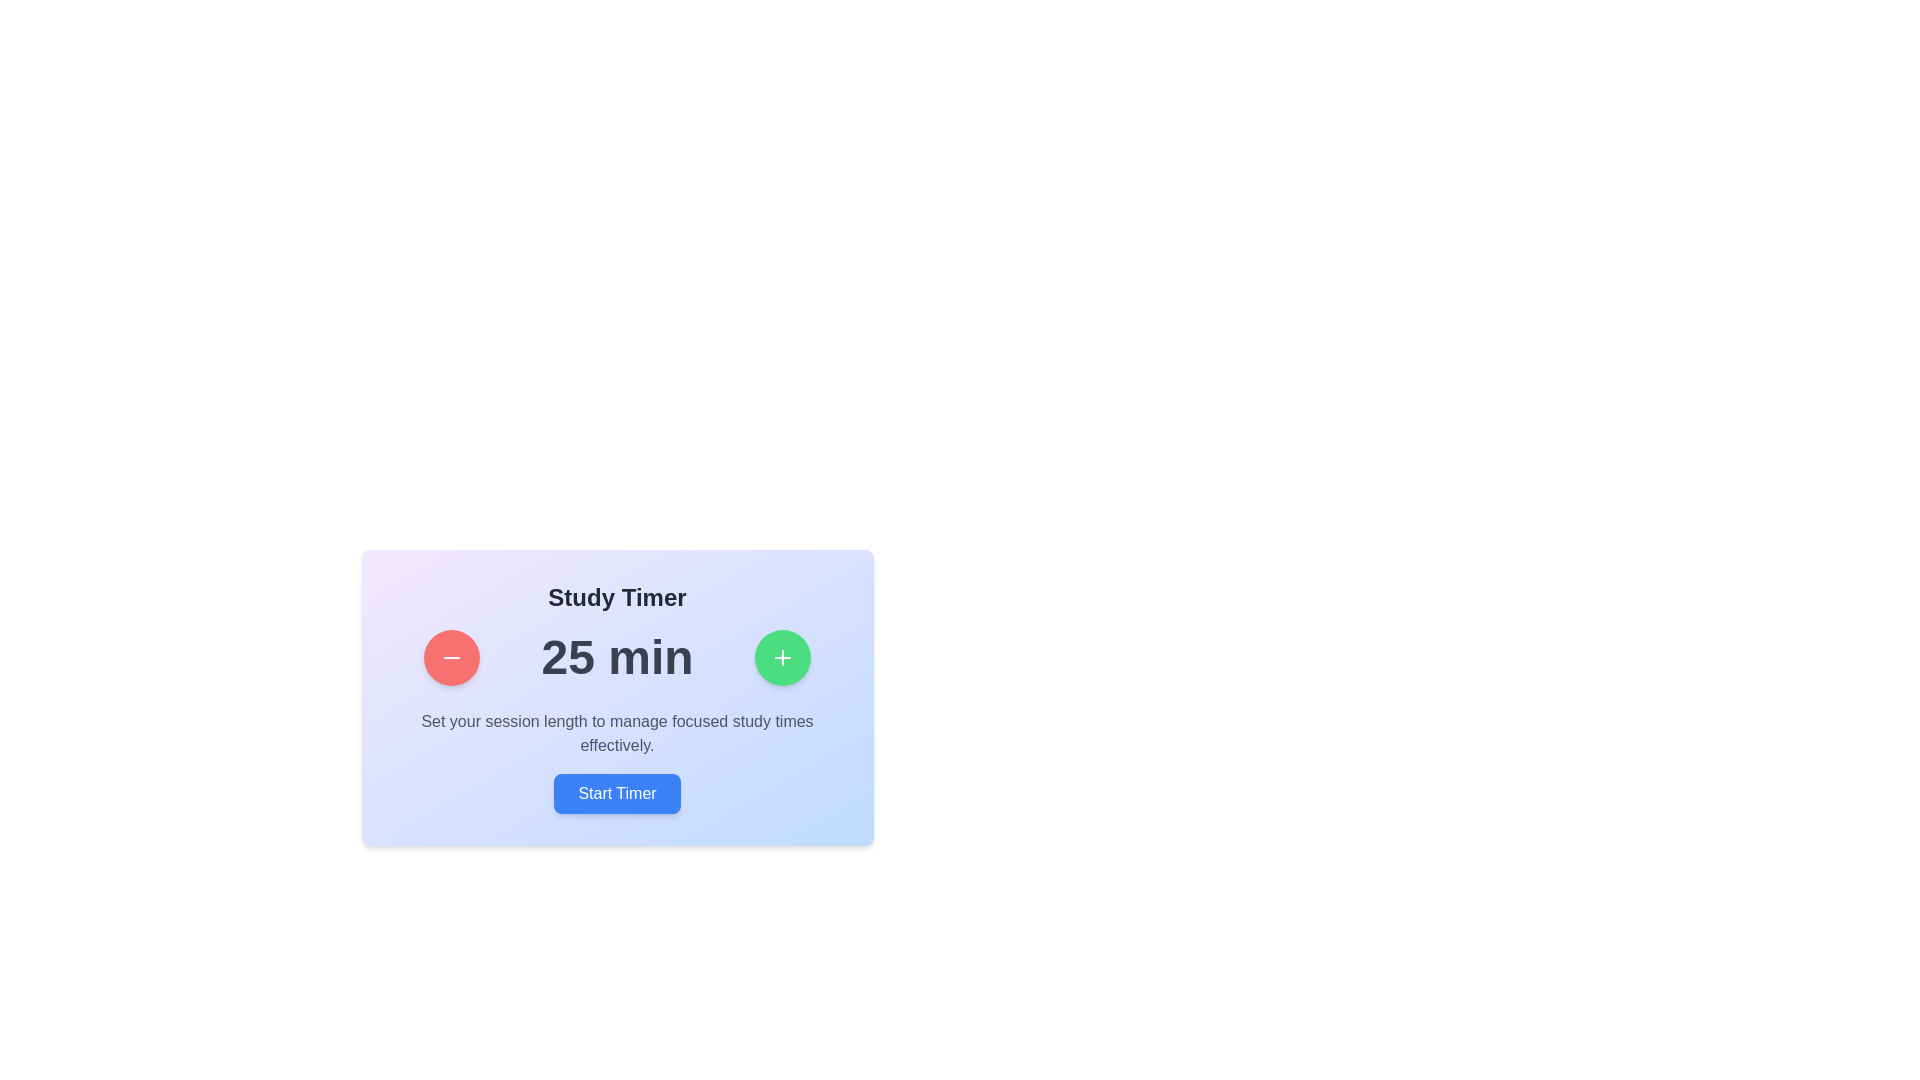 This screenshot has width=1920, height=1080. I want to click on the text display that indicates the currently selected session length for the timer, located below the 'Study Timer' title and between the red subtraction and green addition buttons, so click(616, 658).